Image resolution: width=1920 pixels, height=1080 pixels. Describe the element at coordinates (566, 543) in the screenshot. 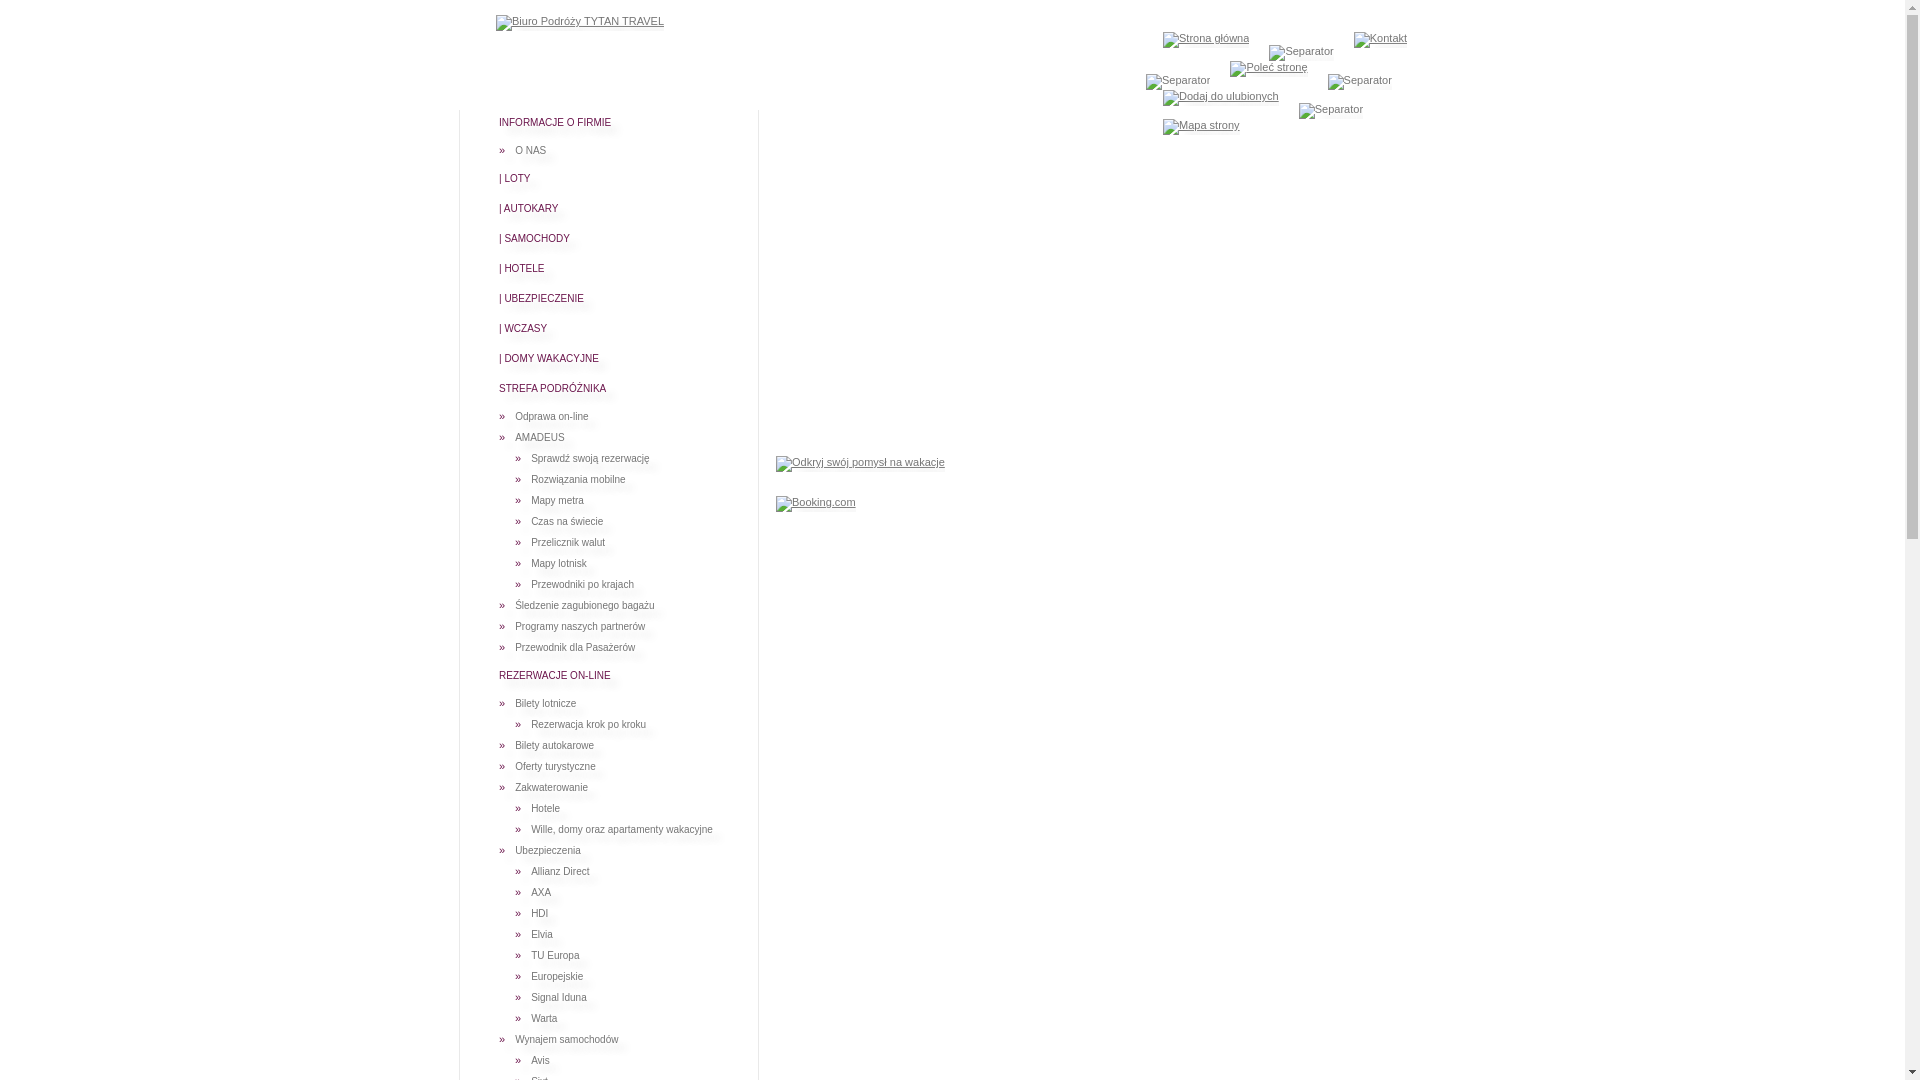

I see `'Przelicznik walut'` at that location.